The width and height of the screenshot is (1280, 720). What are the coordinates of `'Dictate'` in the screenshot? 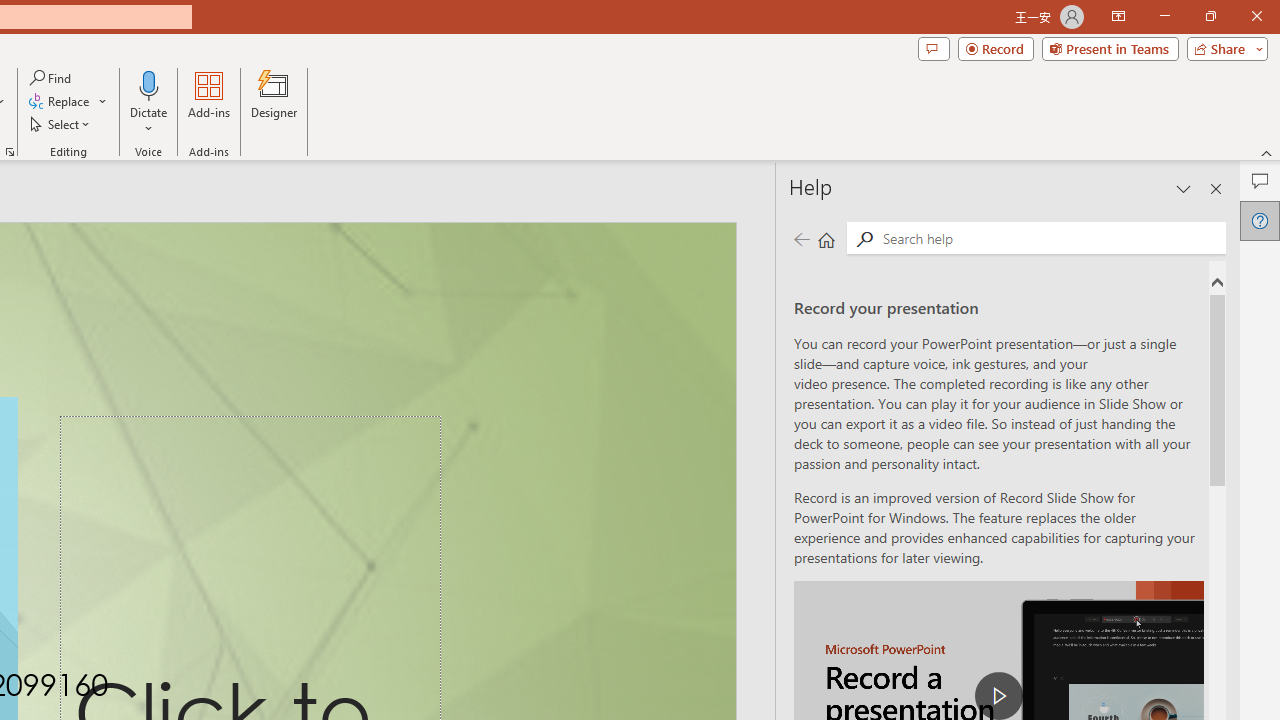 It's located at (148, 84).